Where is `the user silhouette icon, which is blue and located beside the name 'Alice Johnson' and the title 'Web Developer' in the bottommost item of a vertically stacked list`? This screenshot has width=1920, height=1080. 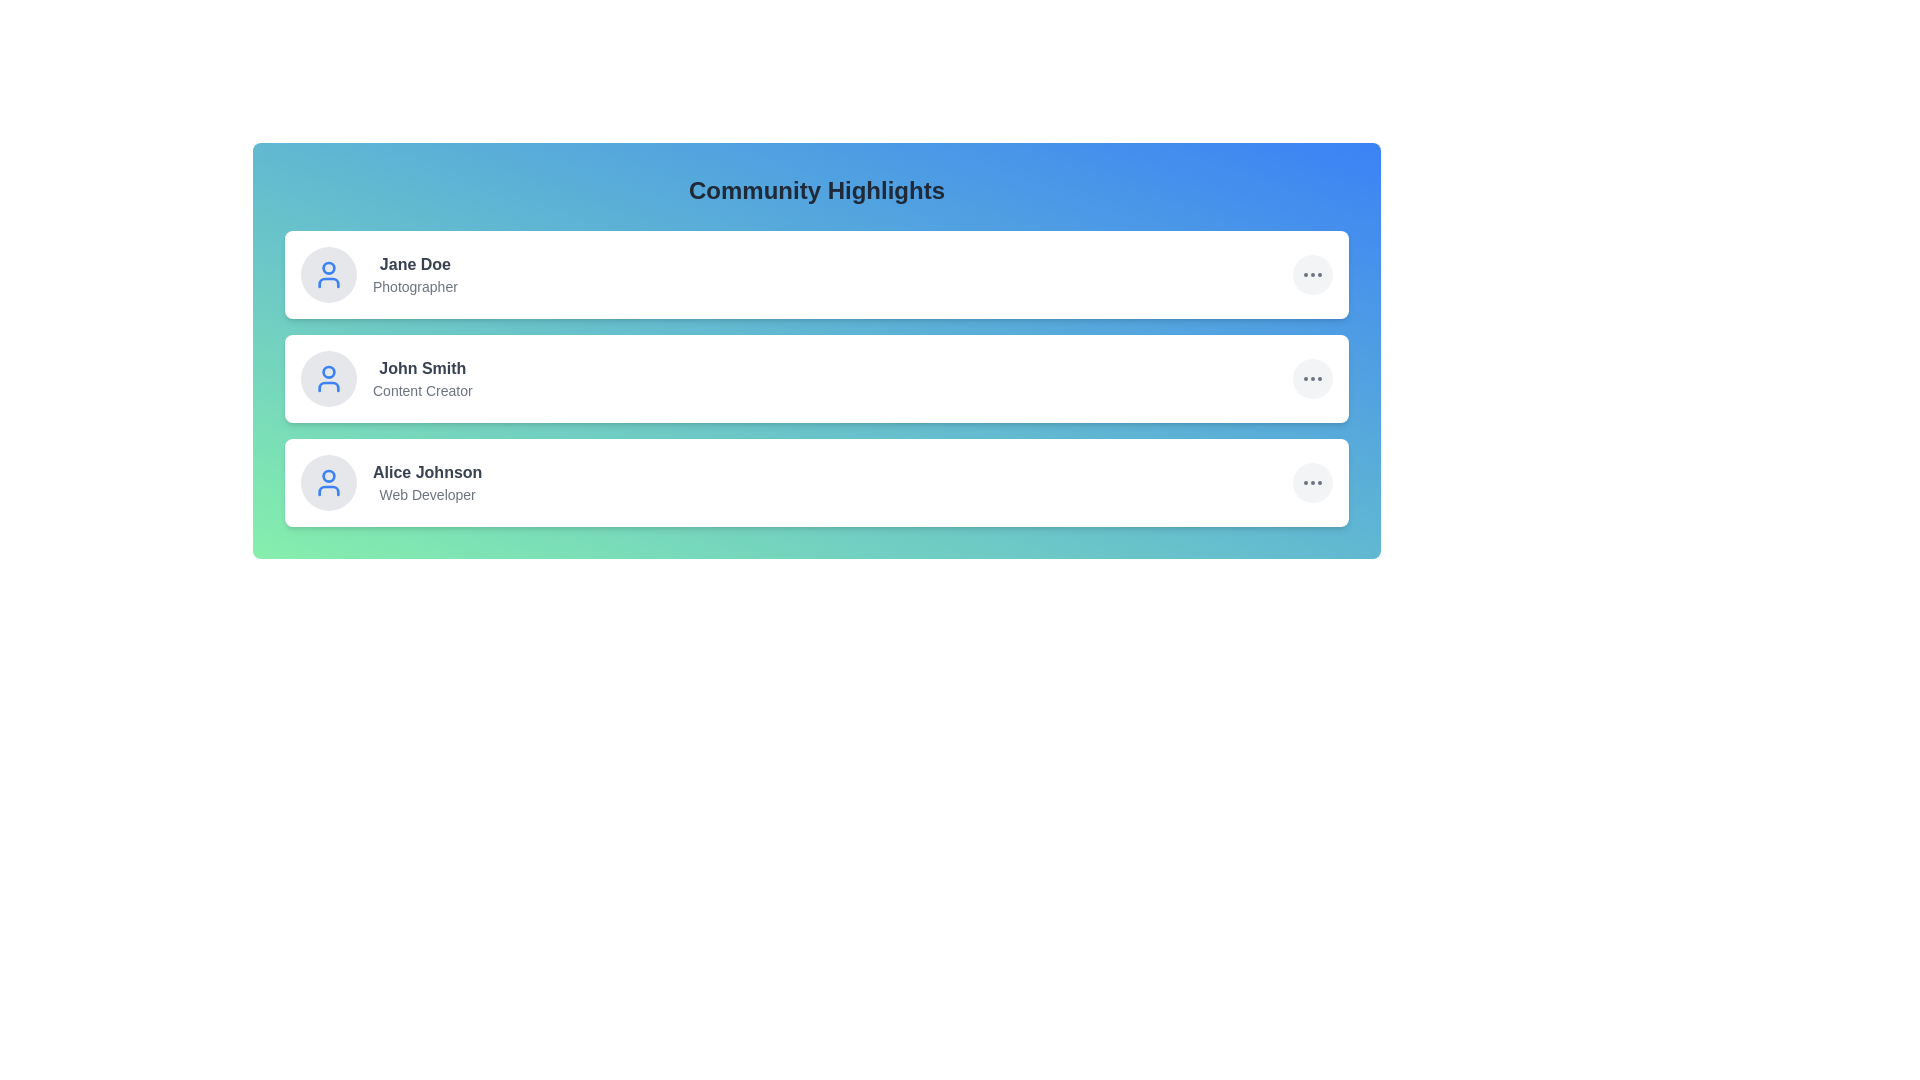 the user silhouette icon, which is blue and located beside the name 'Alice Johnson' and the title 'Web Developer' in the bottommost item of a vertically stacked list is located at coordinates (329, 482).